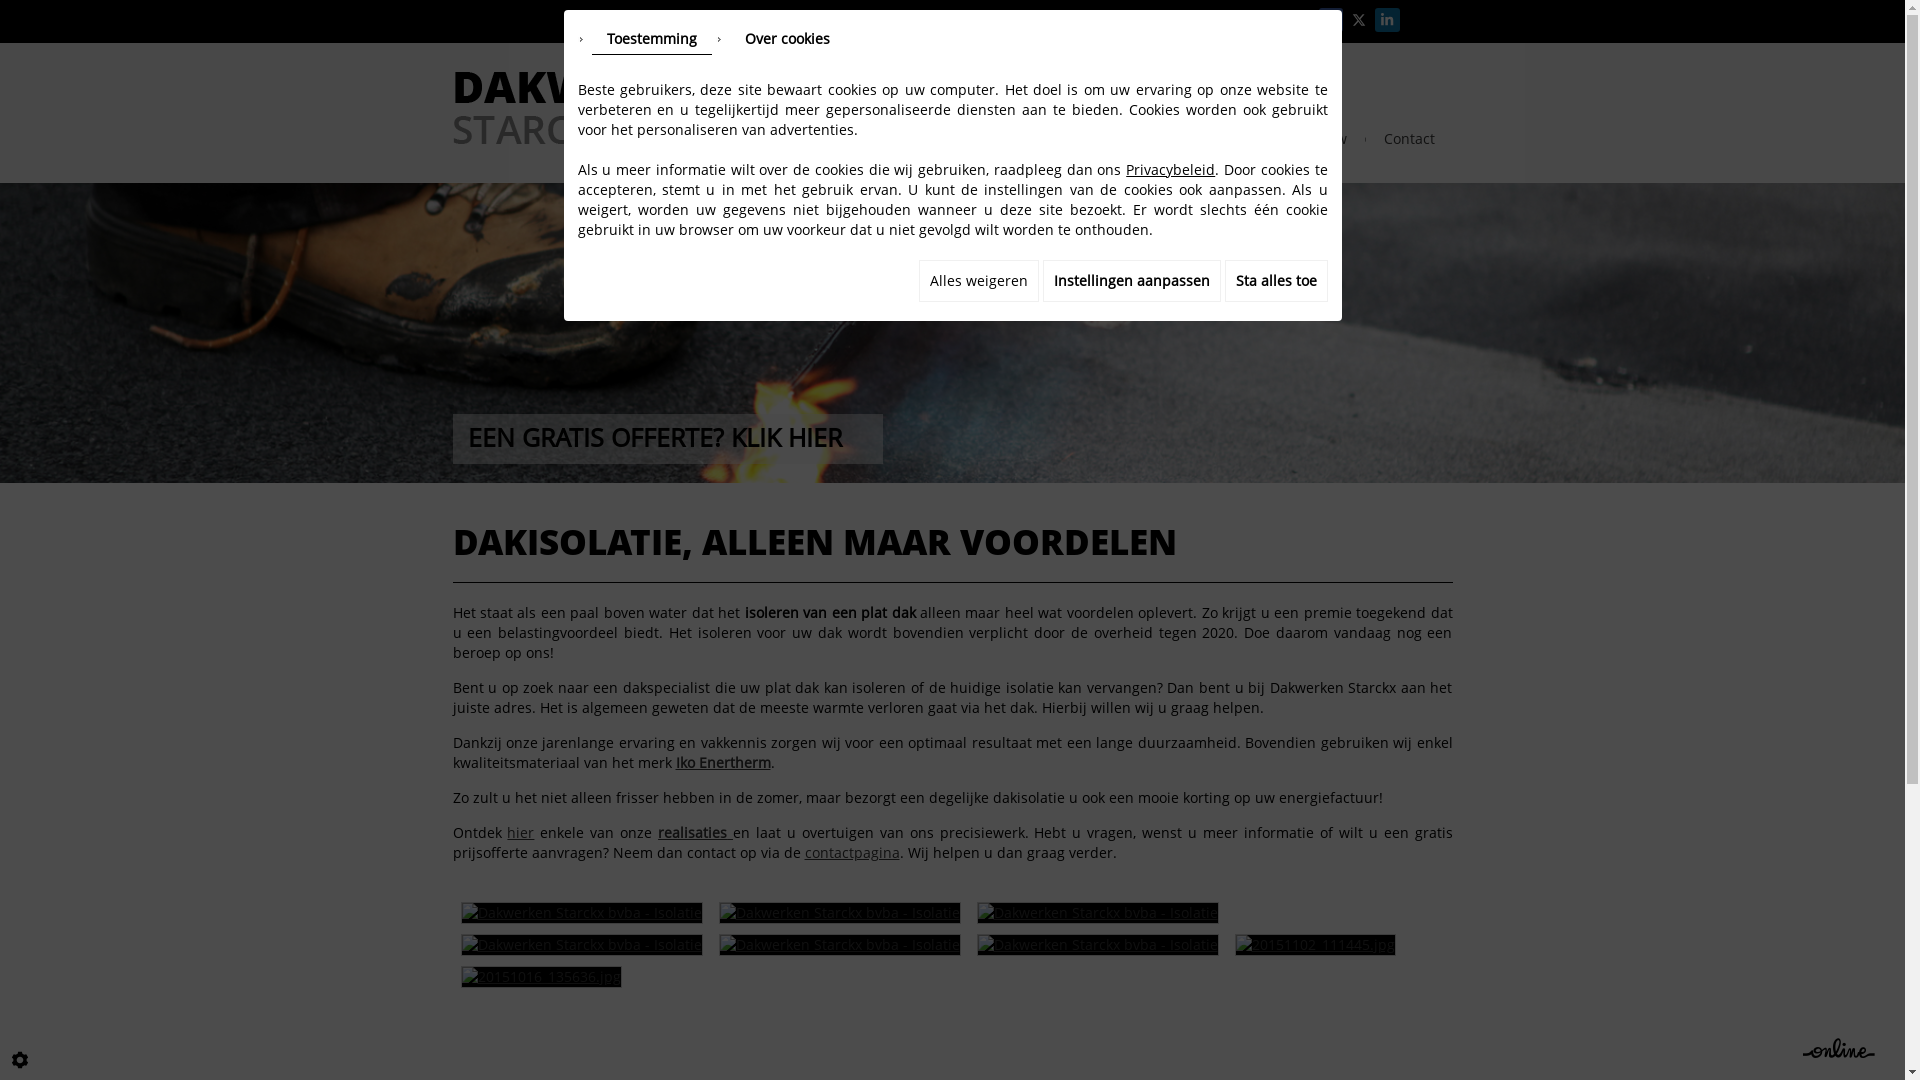 The image size is (1920, 1080). Describe the element at coordinates (722, 762) in the screenshot. I see `'Iko Enertherm'` at that location.